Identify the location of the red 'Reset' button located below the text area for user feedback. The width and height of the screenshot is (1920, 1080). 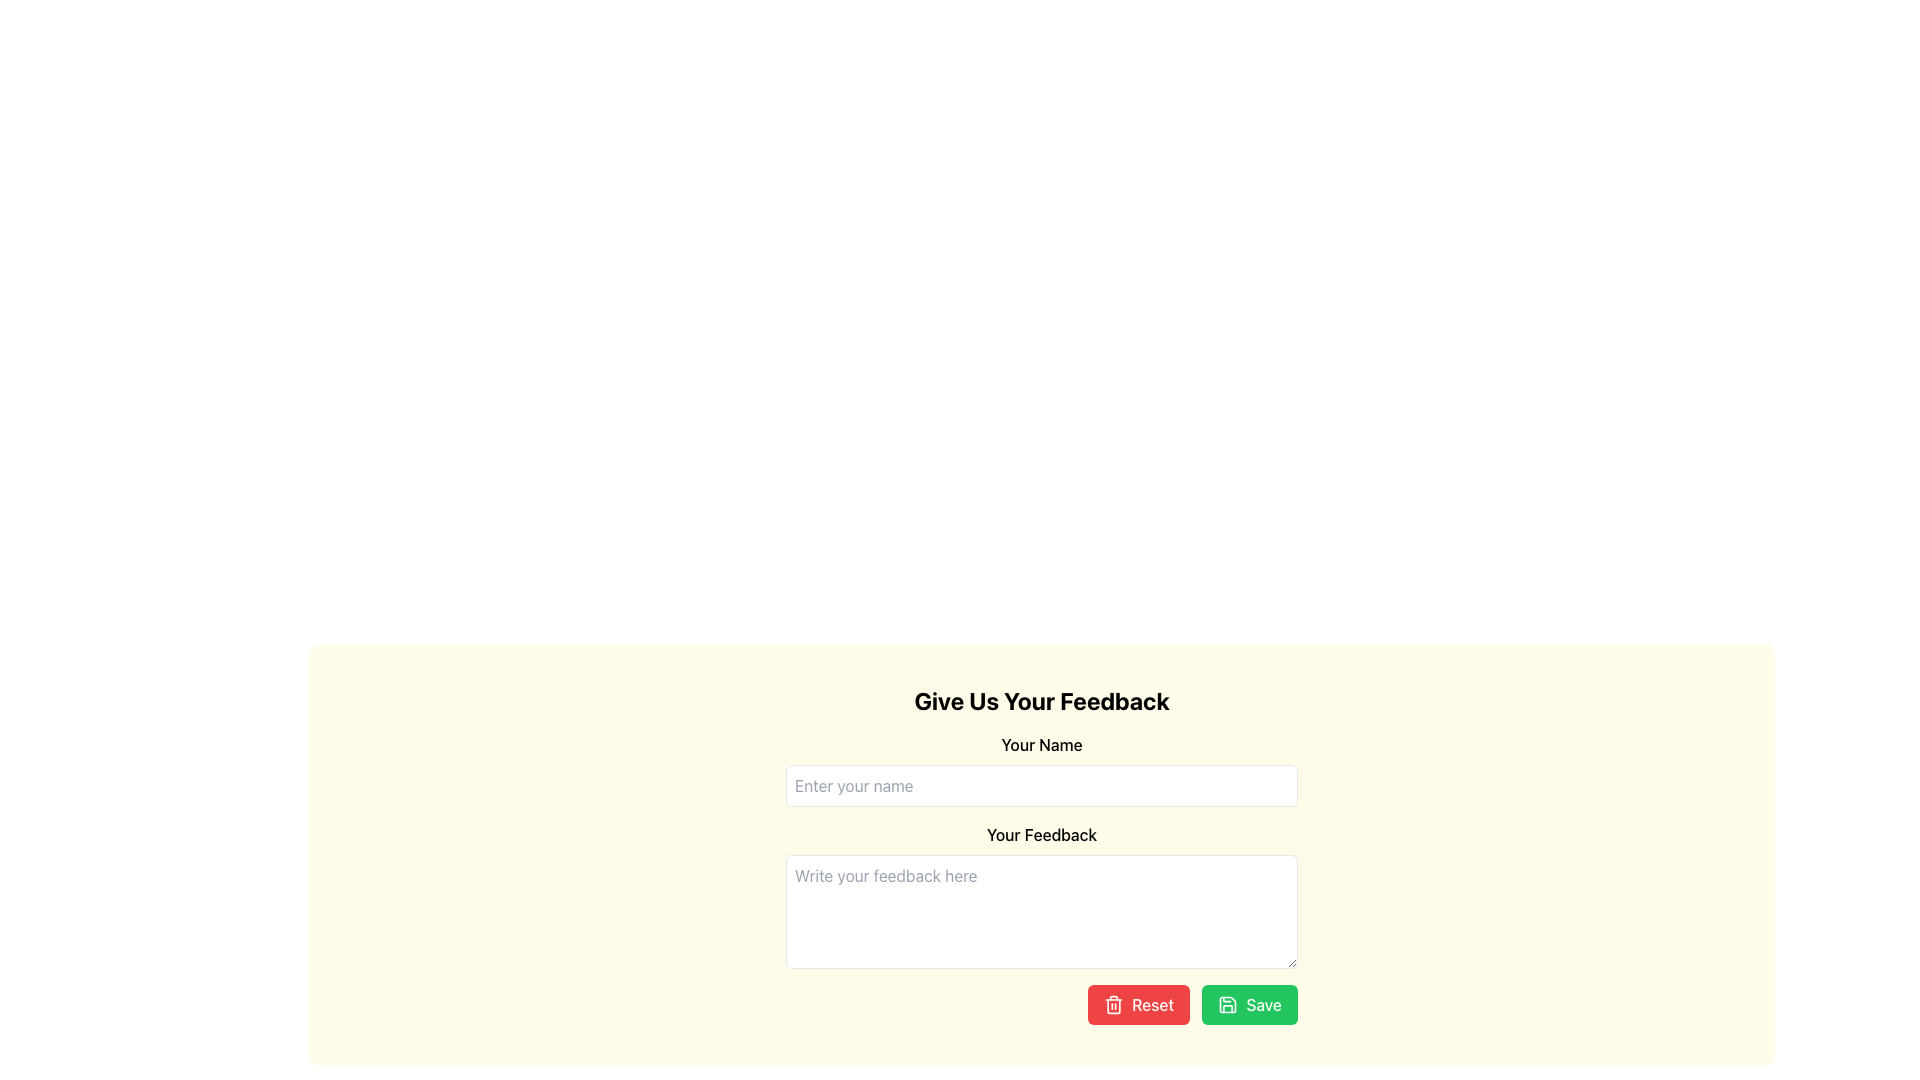
(1153, 1005).